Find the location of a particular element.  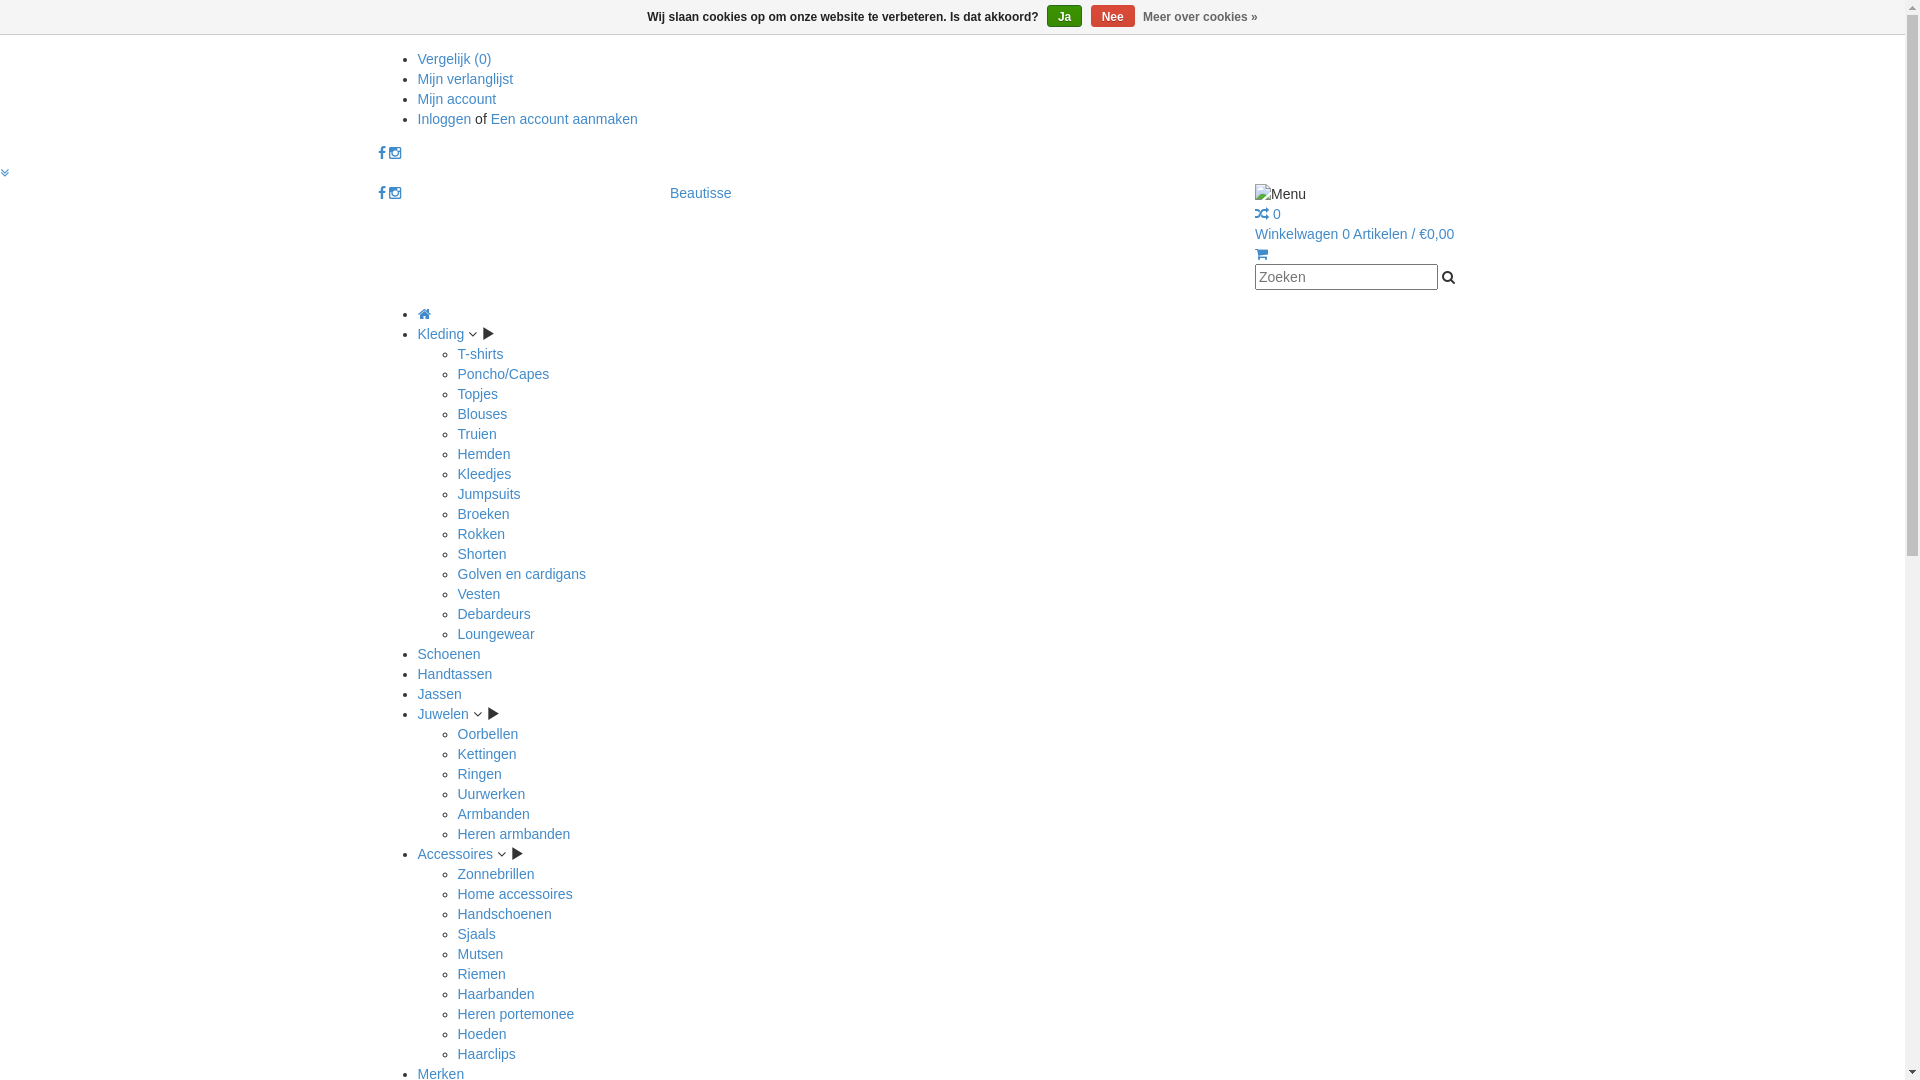

'Uurwerken' is located at coordinates (492, 793).